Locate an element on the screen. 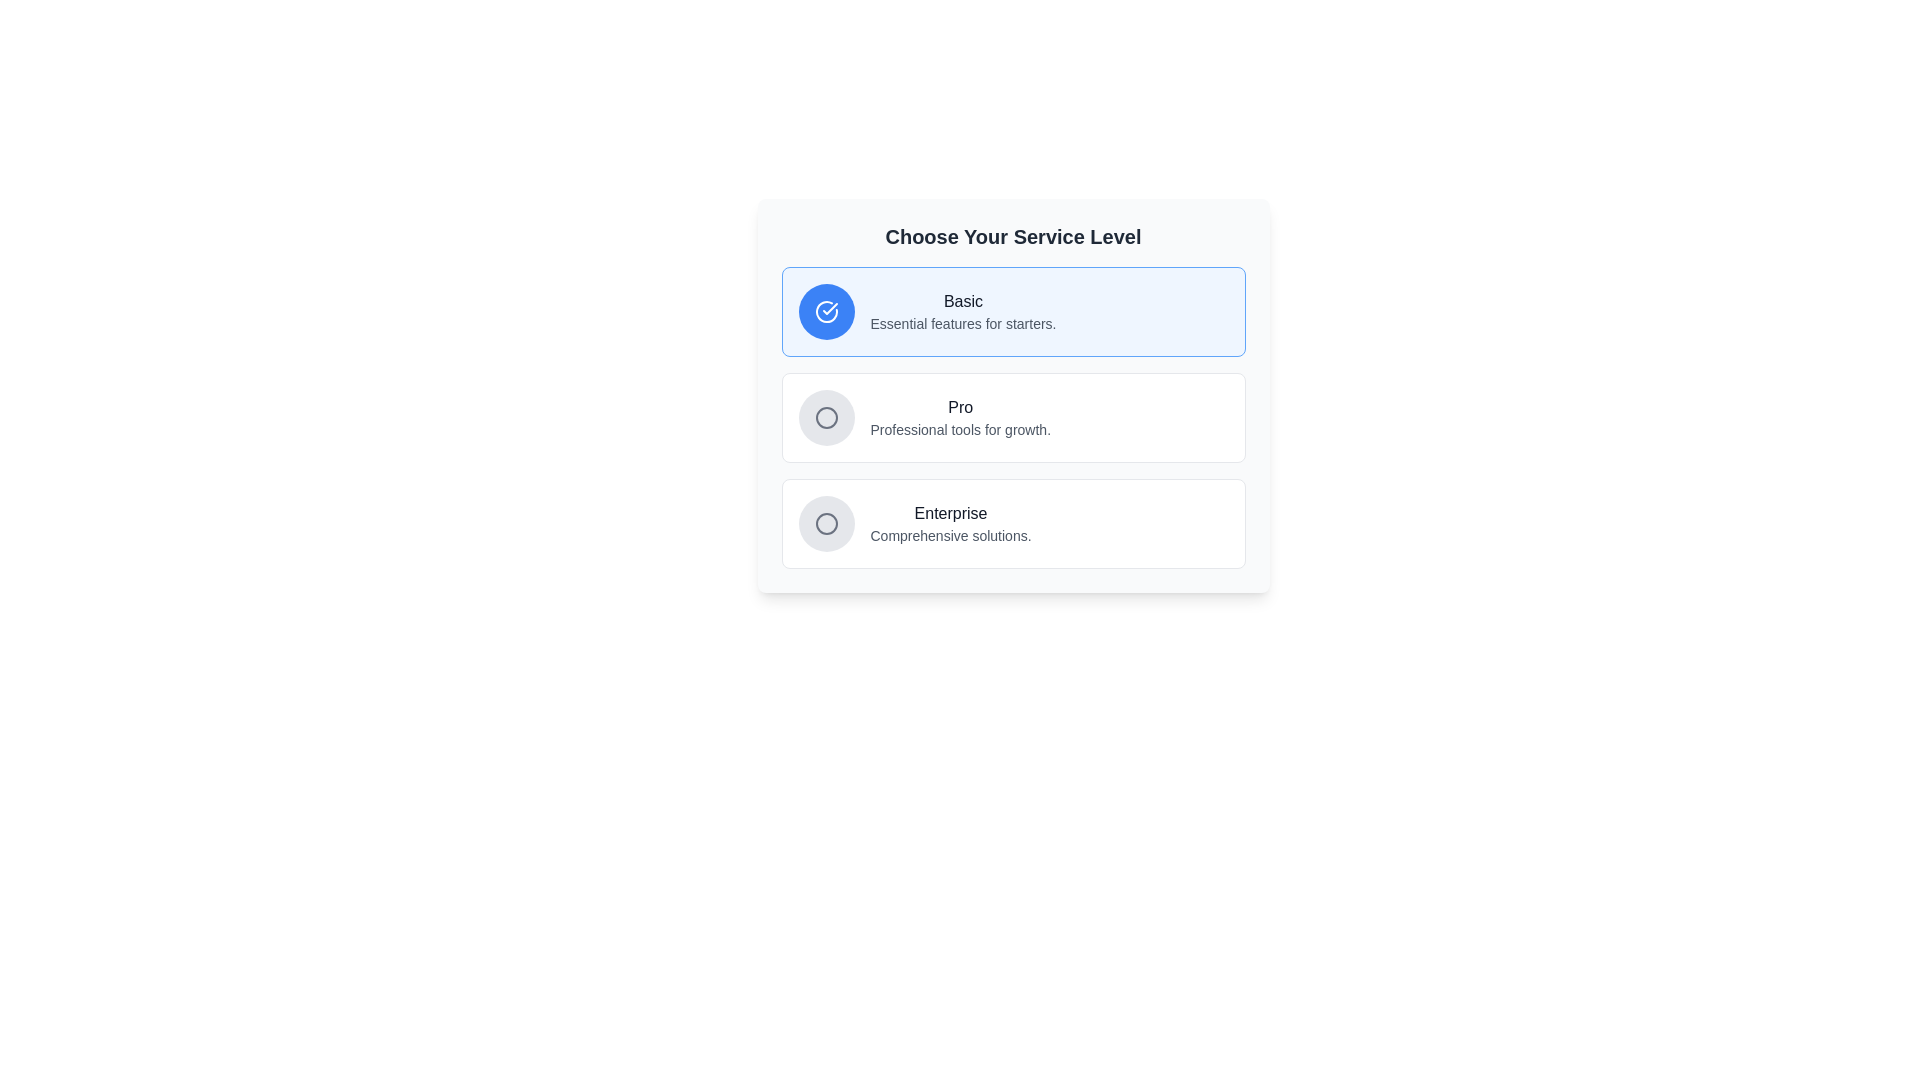  the text label that describes the 'Pro' service level, which is located directly below the 'Pro' label in the service level options list is located at coordinates (960, 428).